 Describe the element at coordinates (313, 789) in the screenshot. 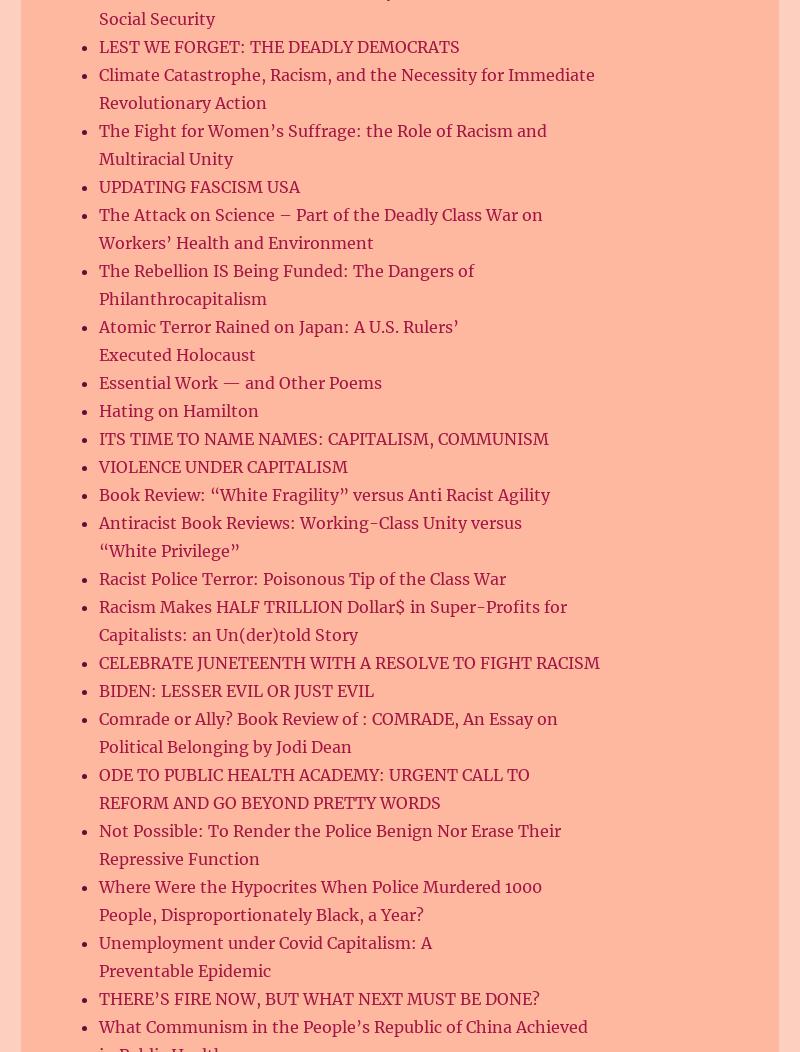

I see `'ODE TO PUBLIC HEALTH ACADEMY: URGENT CALL TO REFORM AND GO BEYOND PRETTY WORDS'` at that location.